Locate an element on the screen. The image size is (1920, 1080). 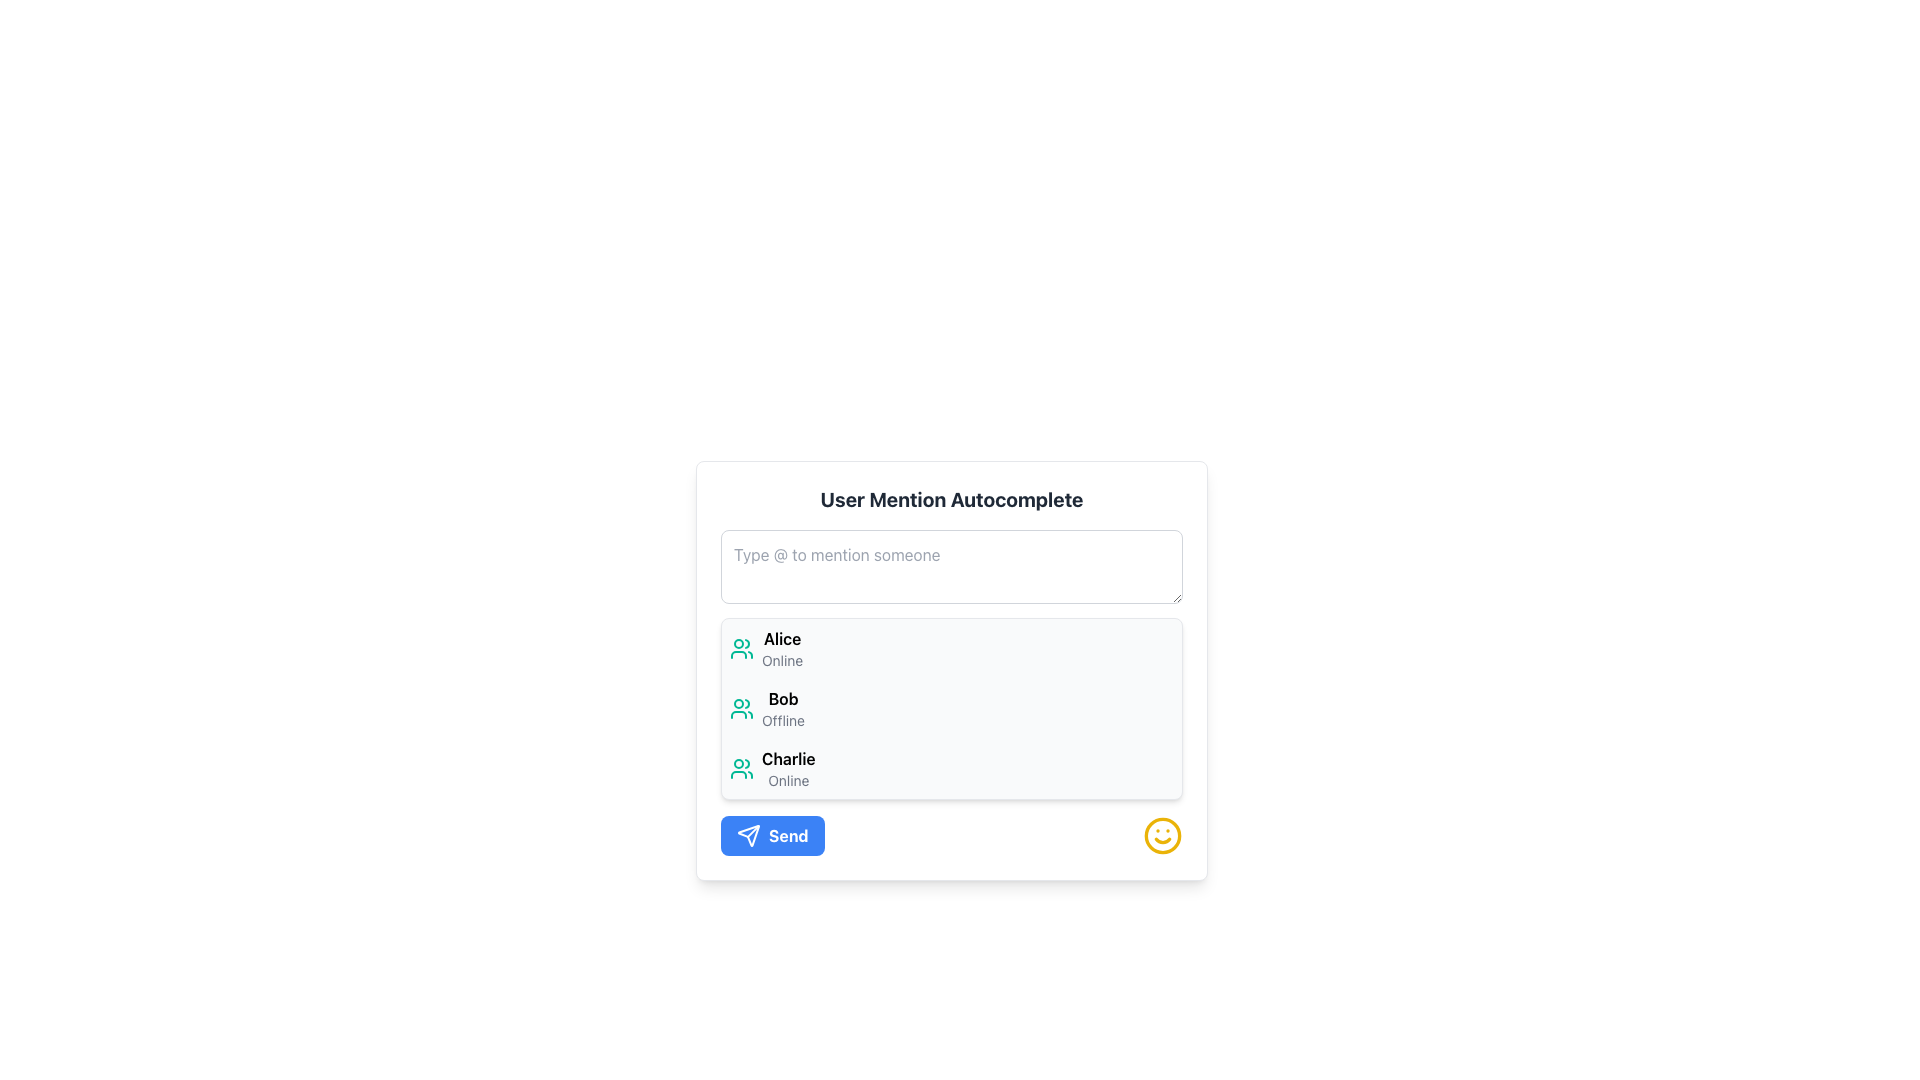
the 'Send' button icon, which is located at the bottom left of the interactive panel and is centered directly to the left of the text 'Send' is located at coordinates (747, 836).